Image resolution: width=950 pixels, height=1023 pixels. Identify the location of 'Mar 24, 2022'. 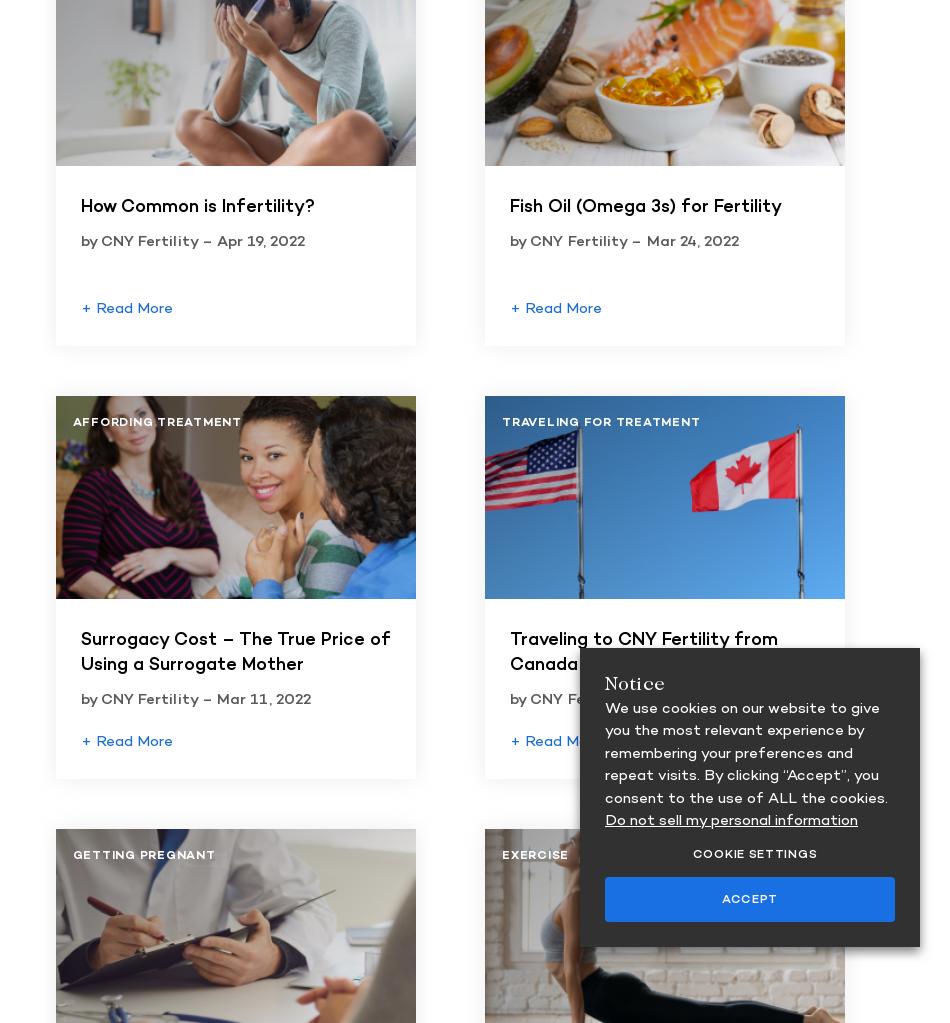
(692, 241).